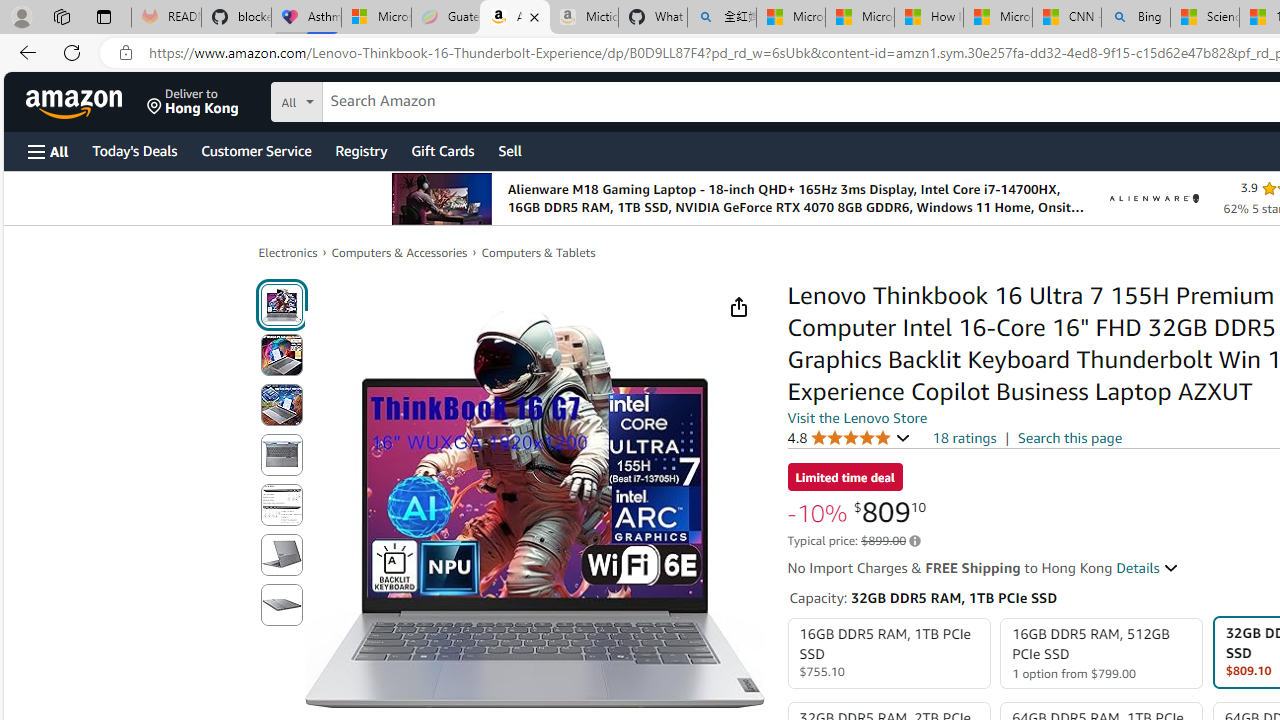 The image size is (1280, 720). I want to click on 'Amazon', so click(76, 101).